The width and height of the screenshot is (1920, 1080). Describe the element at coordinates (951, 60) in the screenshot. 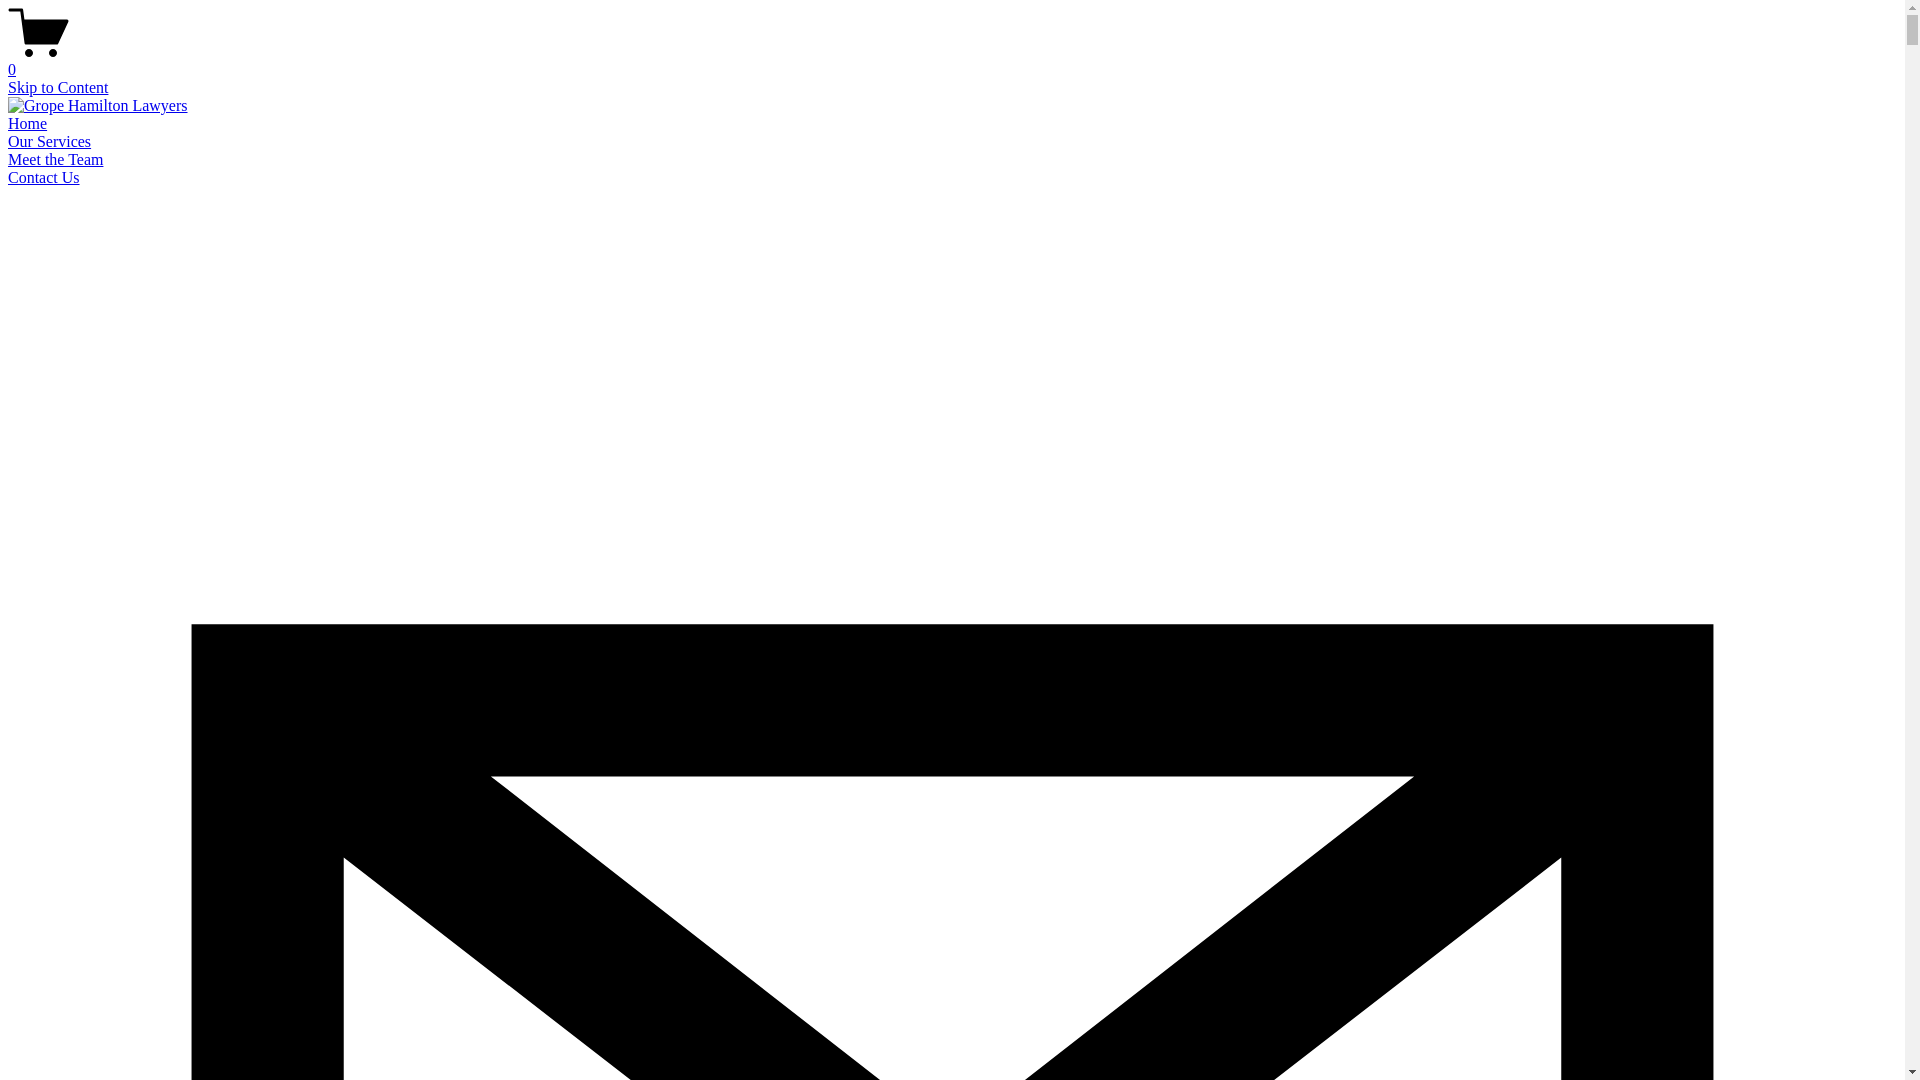

I see `'0'` at that location.